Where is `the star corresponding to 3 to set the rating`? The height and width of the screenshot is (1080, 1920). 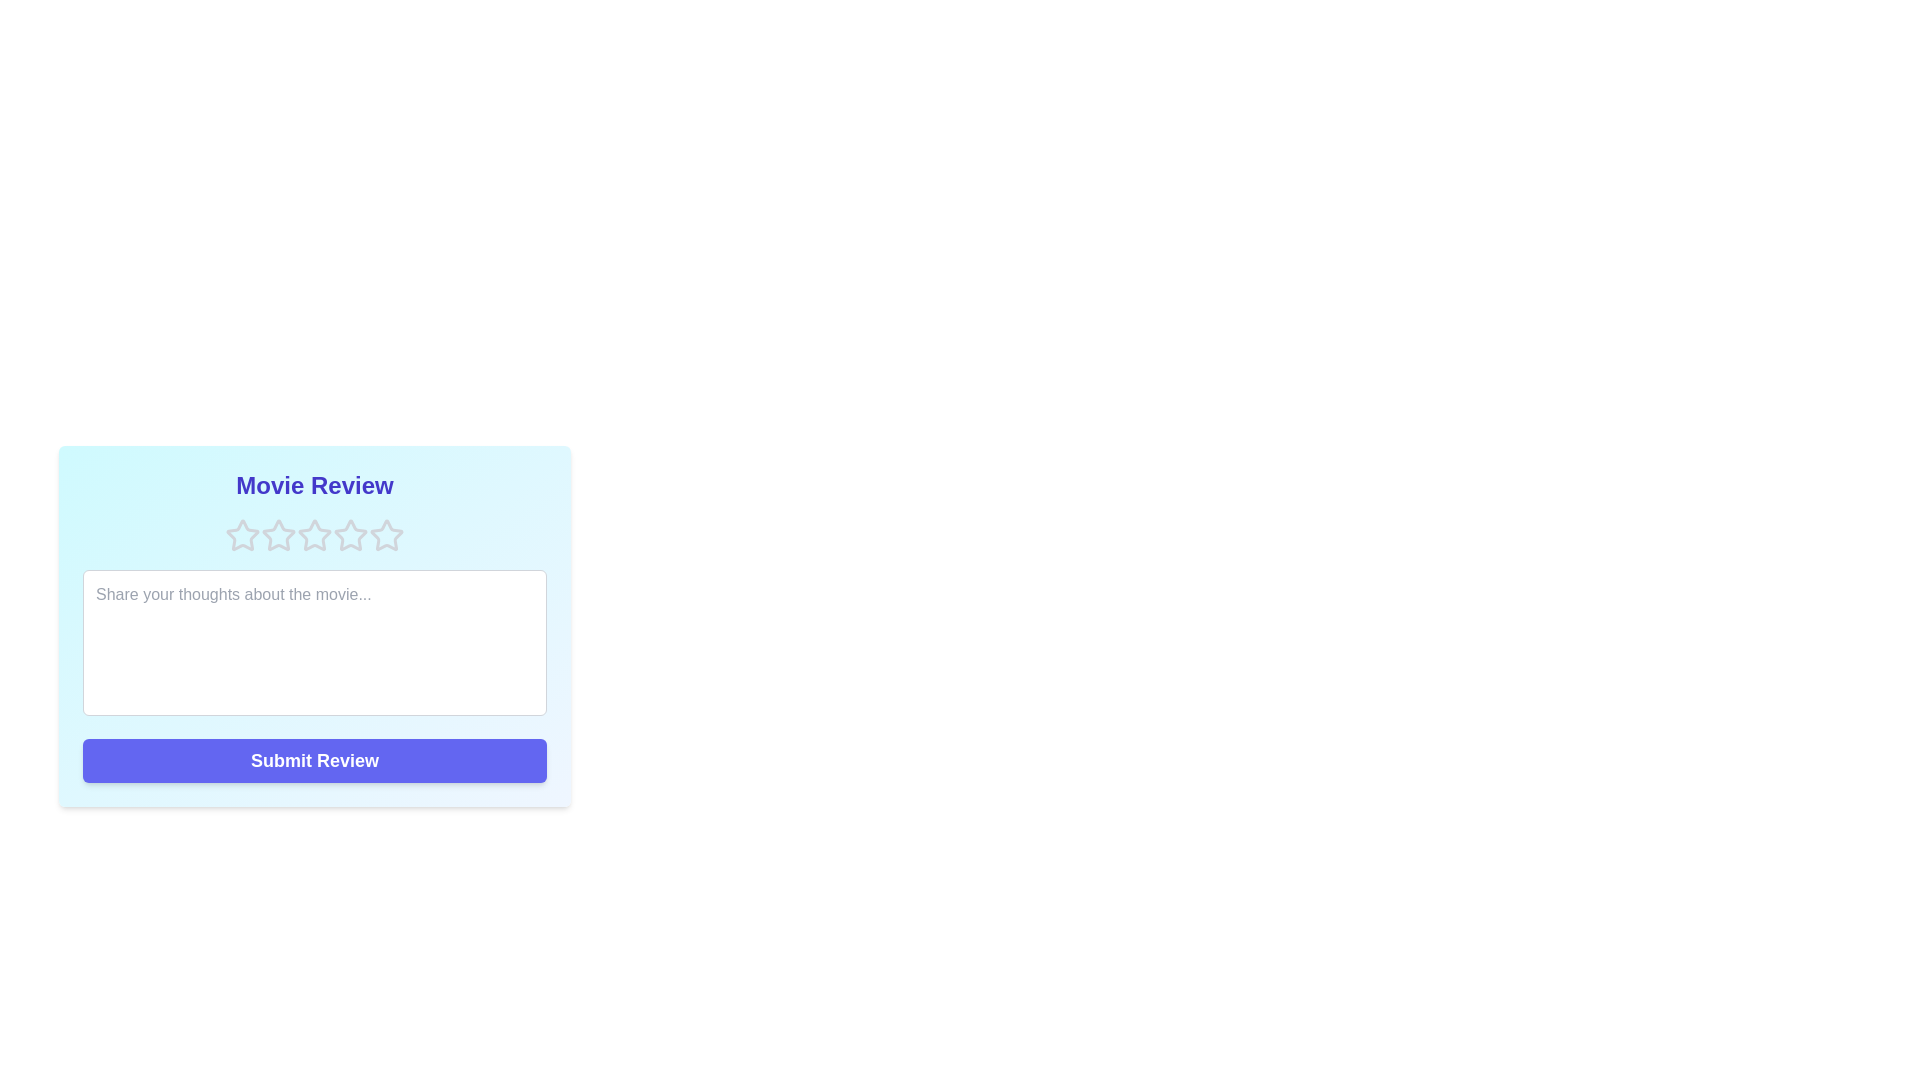 the star corresponding to 3 to set the rating is located at coordinates (314, 535).